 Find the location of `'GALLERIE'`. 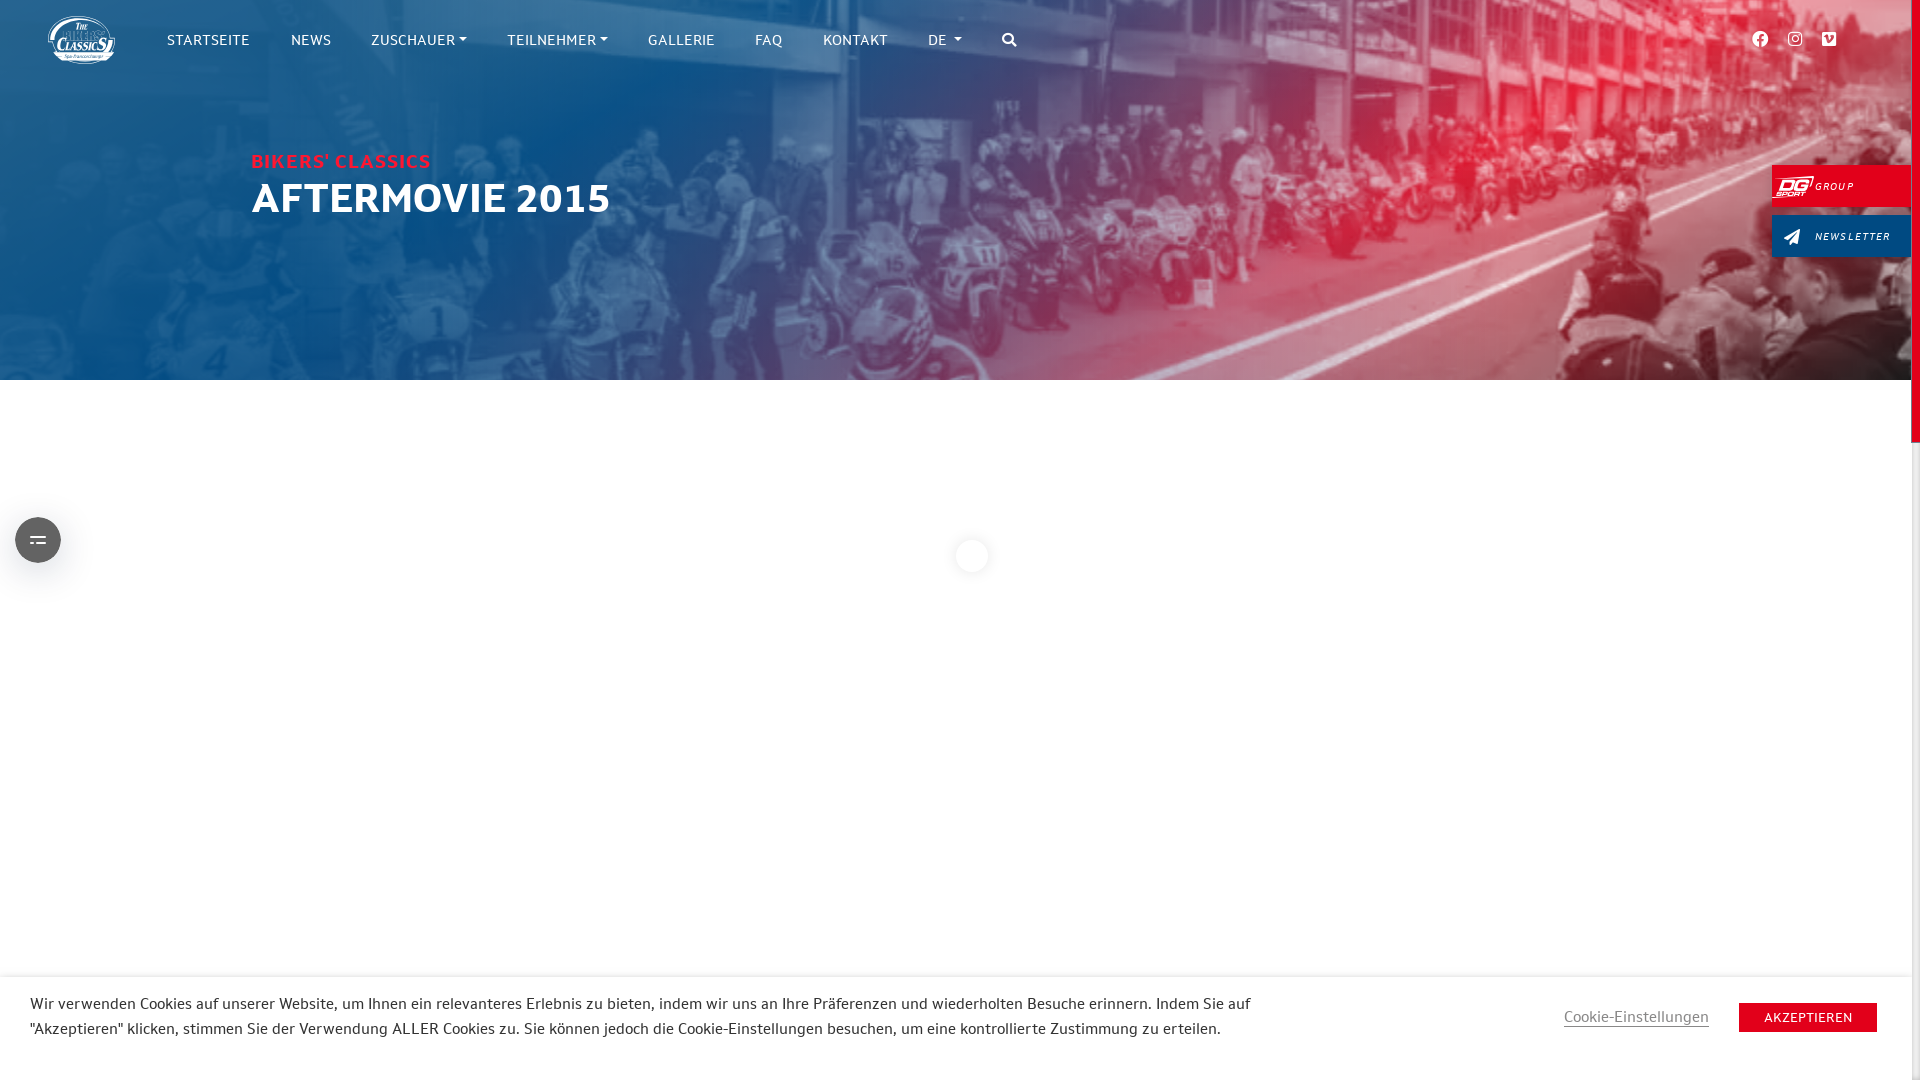

'GALLERIE' is located at coordinates (681, 39).